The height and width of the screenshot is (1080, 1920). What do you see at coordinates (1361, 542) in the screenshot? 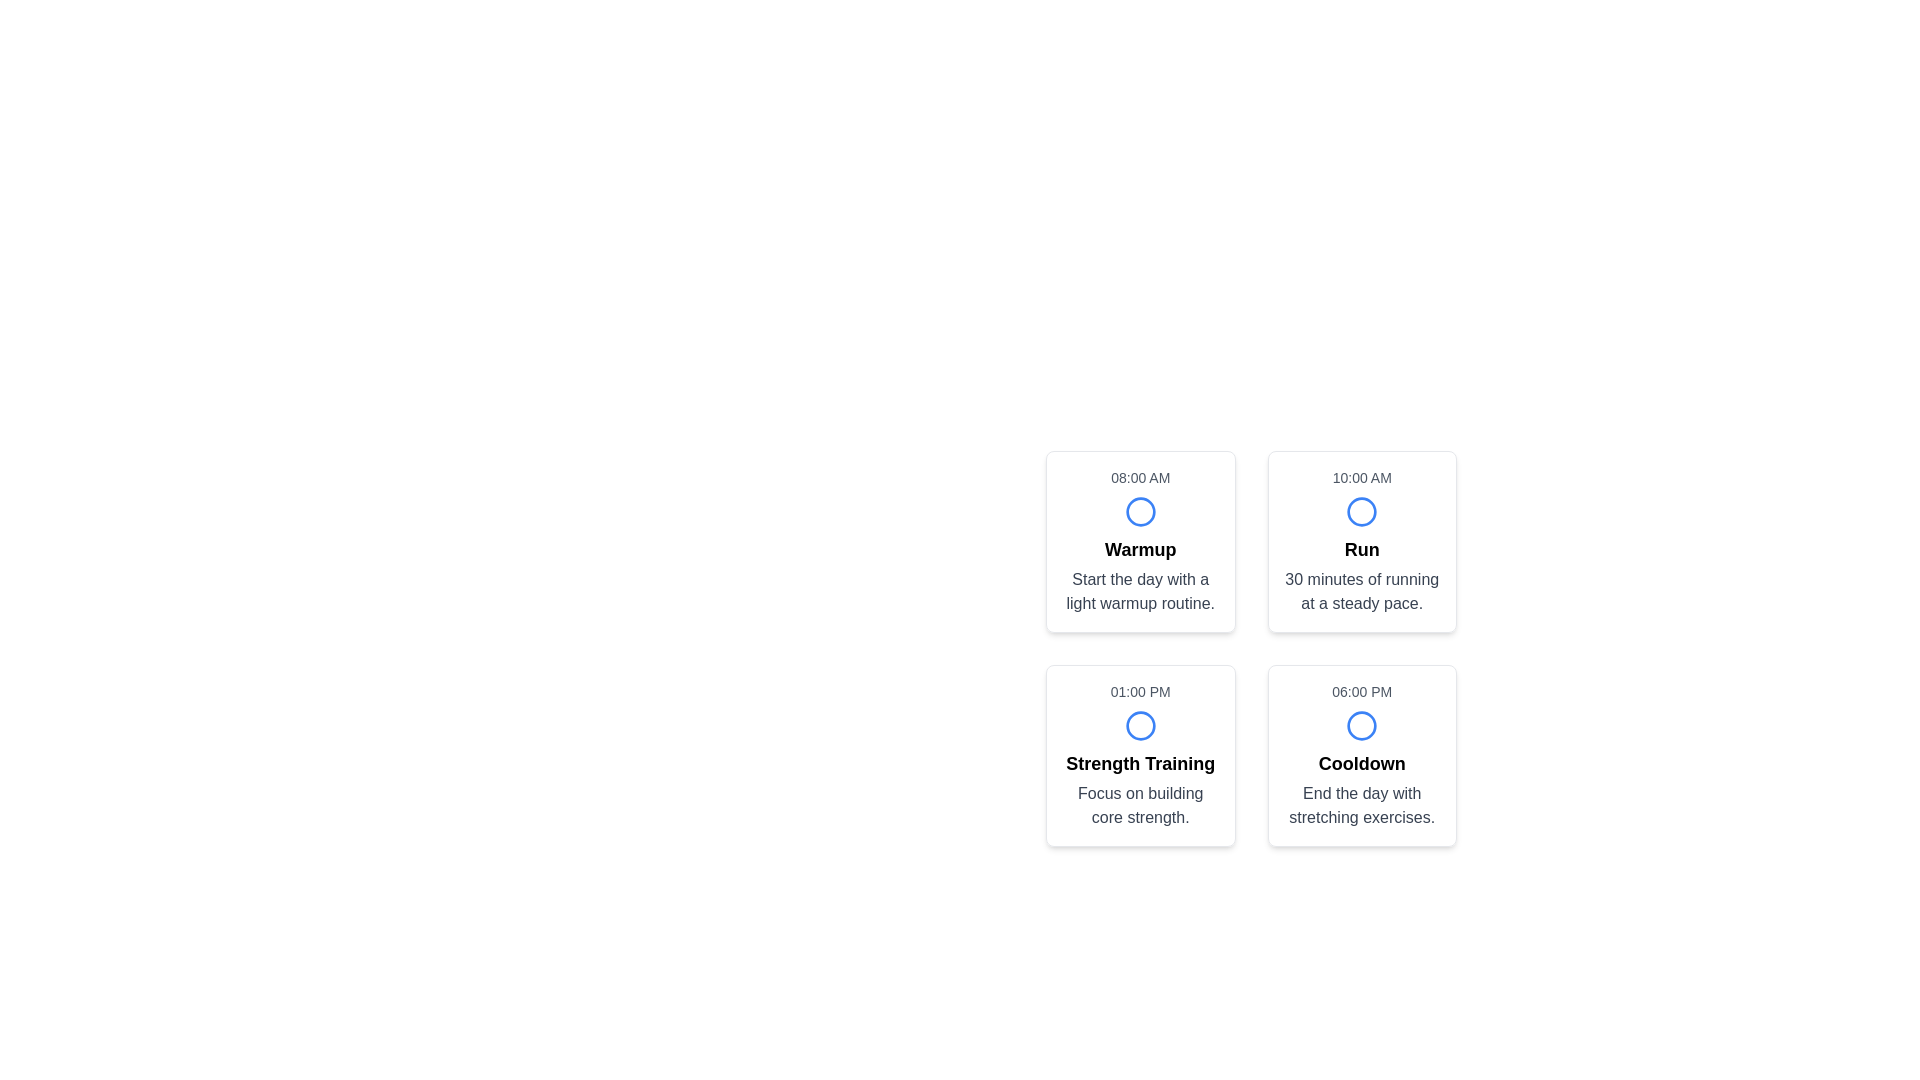
I see `the Informational Card displaying '10:00 AM', which includes a blue circular icon and the word 'Run' in bold, located in the top-right position of the grid layout` at bounding box center [1361, 542].